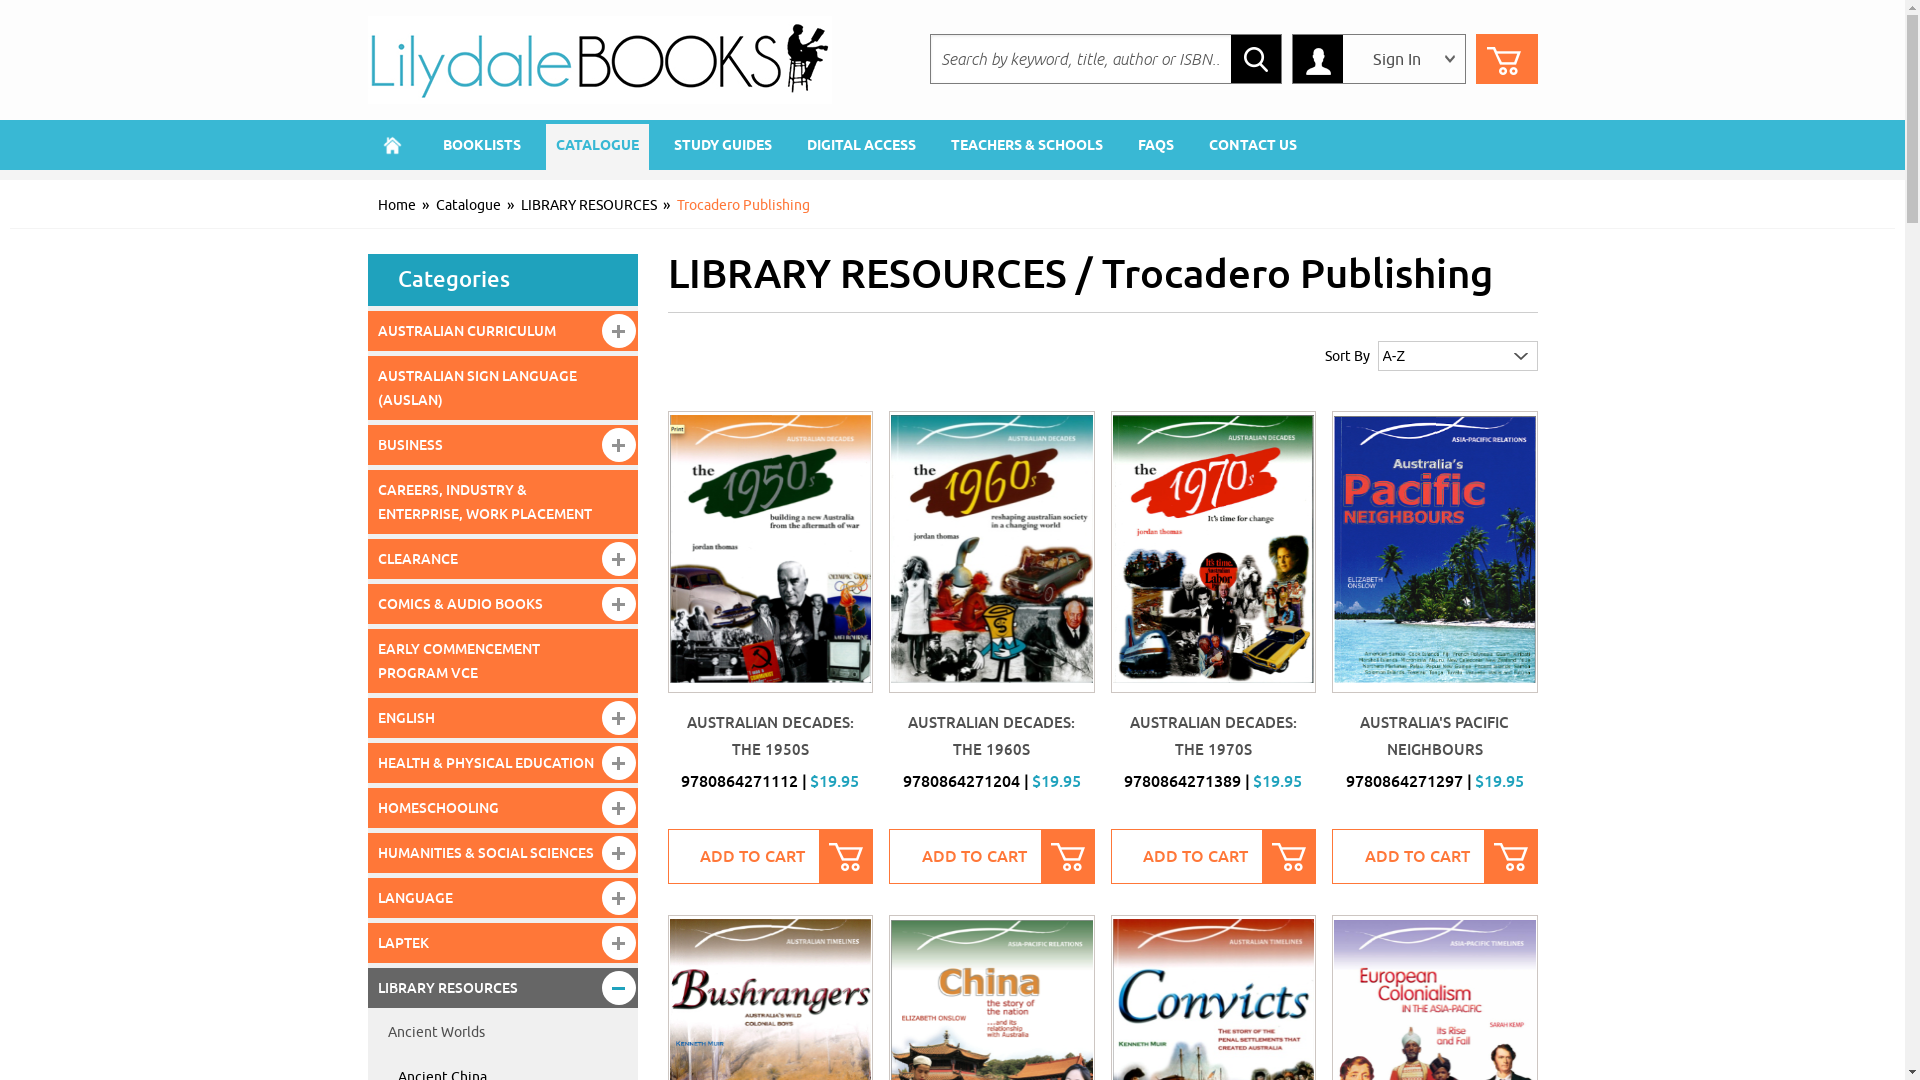 The width and height of the screenshot is (1920, 1080). What do you see at coordinates (503, 388) in the screenshot?
I see `'AUSTRALIAN SIGN LANGUAGE (AUSLAN)'` at bounding box center [503, 388].